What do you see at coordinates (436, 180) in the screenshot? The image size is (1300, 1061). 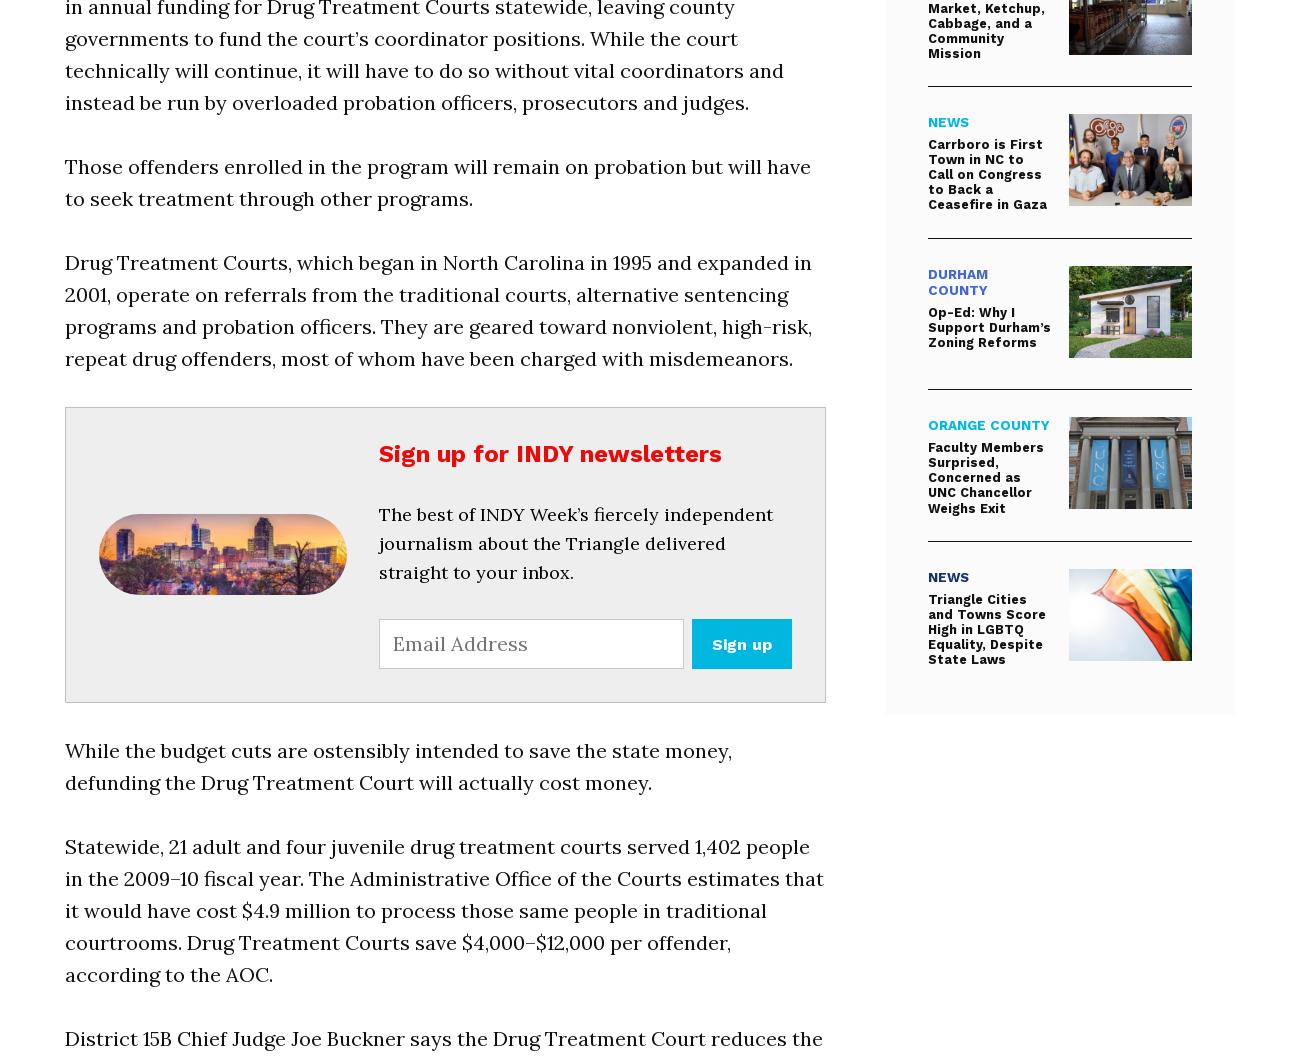 I see `'Those offenders enrolled in the program will remain on probation but will have to seek treatment through other programs.'` at bounding box center [436, 180].